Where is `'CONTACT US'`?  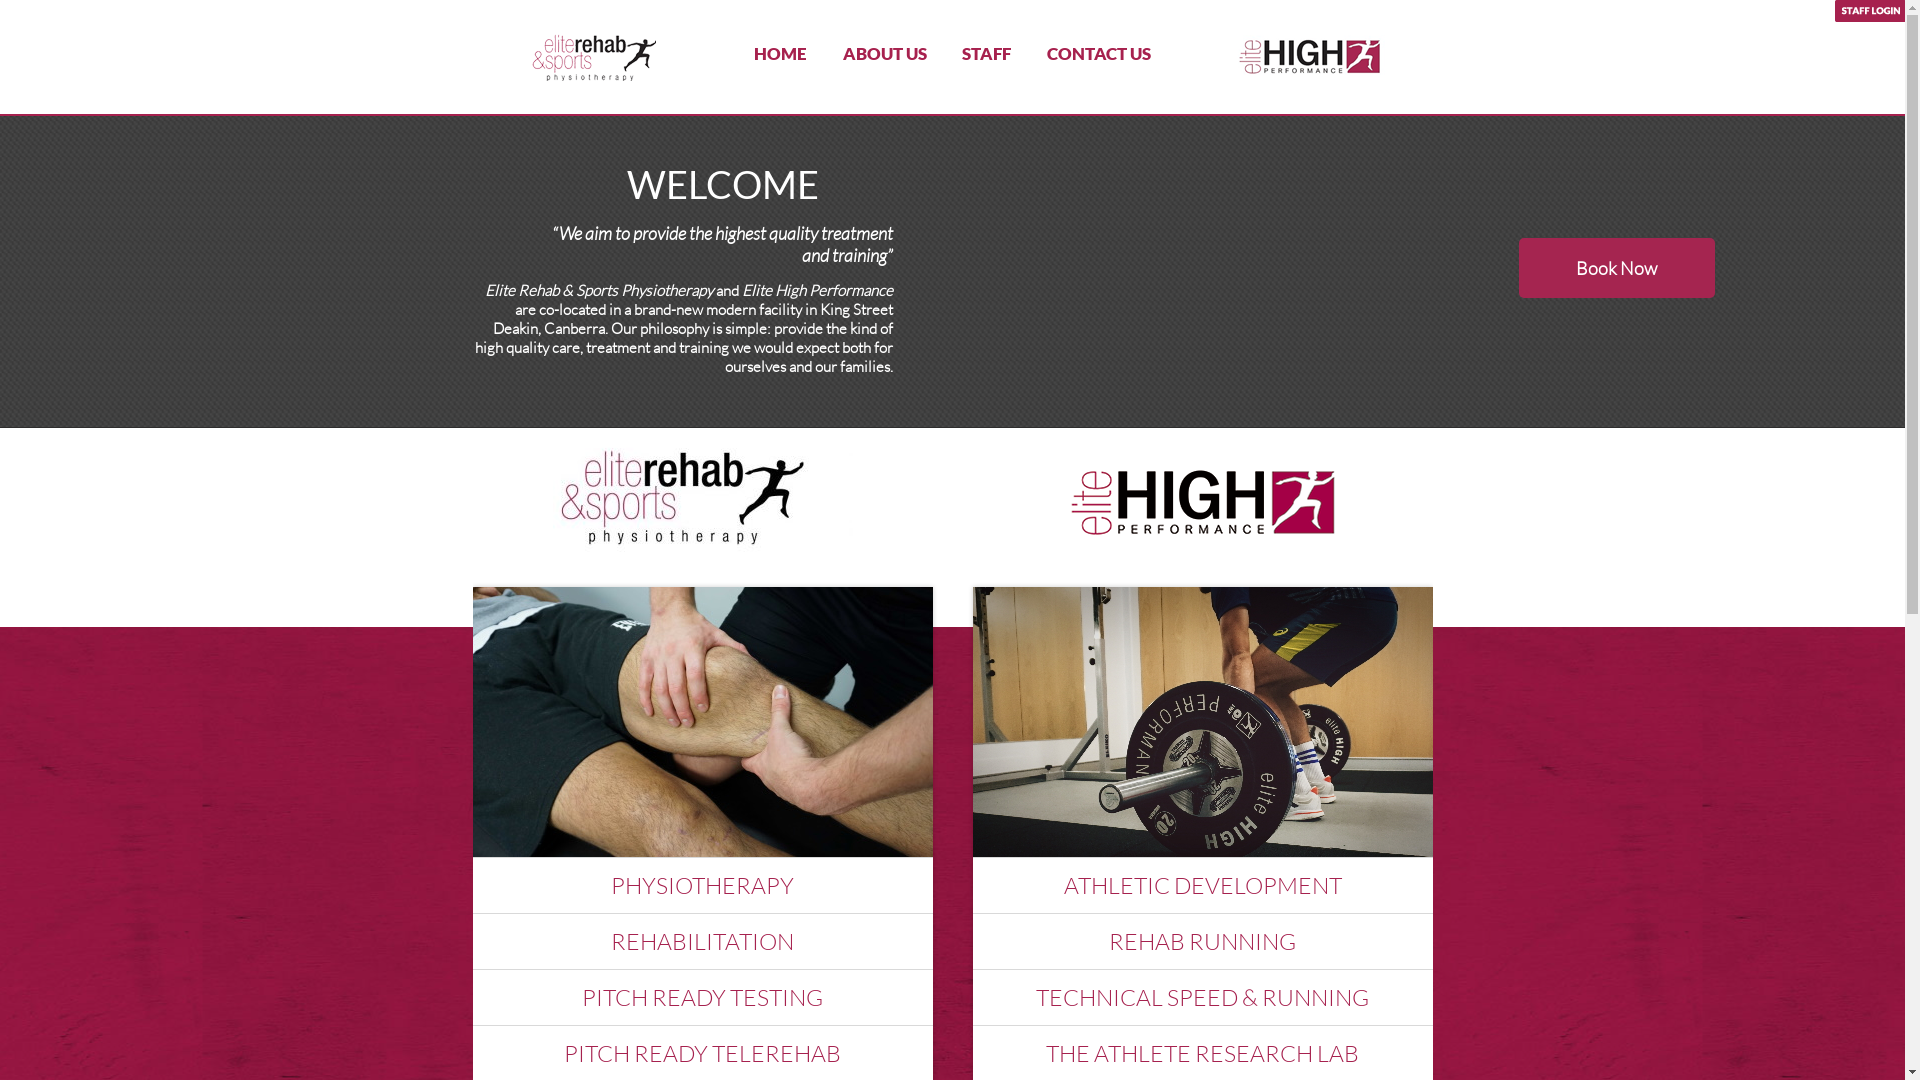
'CONTACT US' is located at coordinates (1098, 52).